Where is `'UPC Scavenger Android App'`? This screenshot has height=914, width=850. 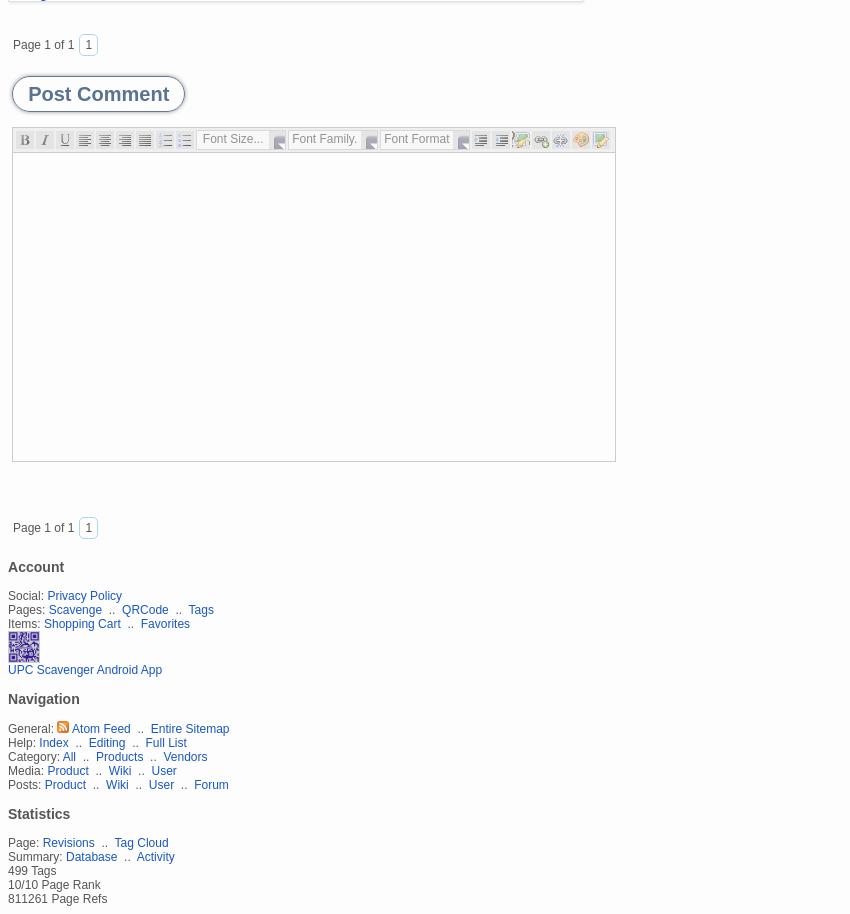
'UPC Scavenger Android App' is located at coordinates (6, 668).